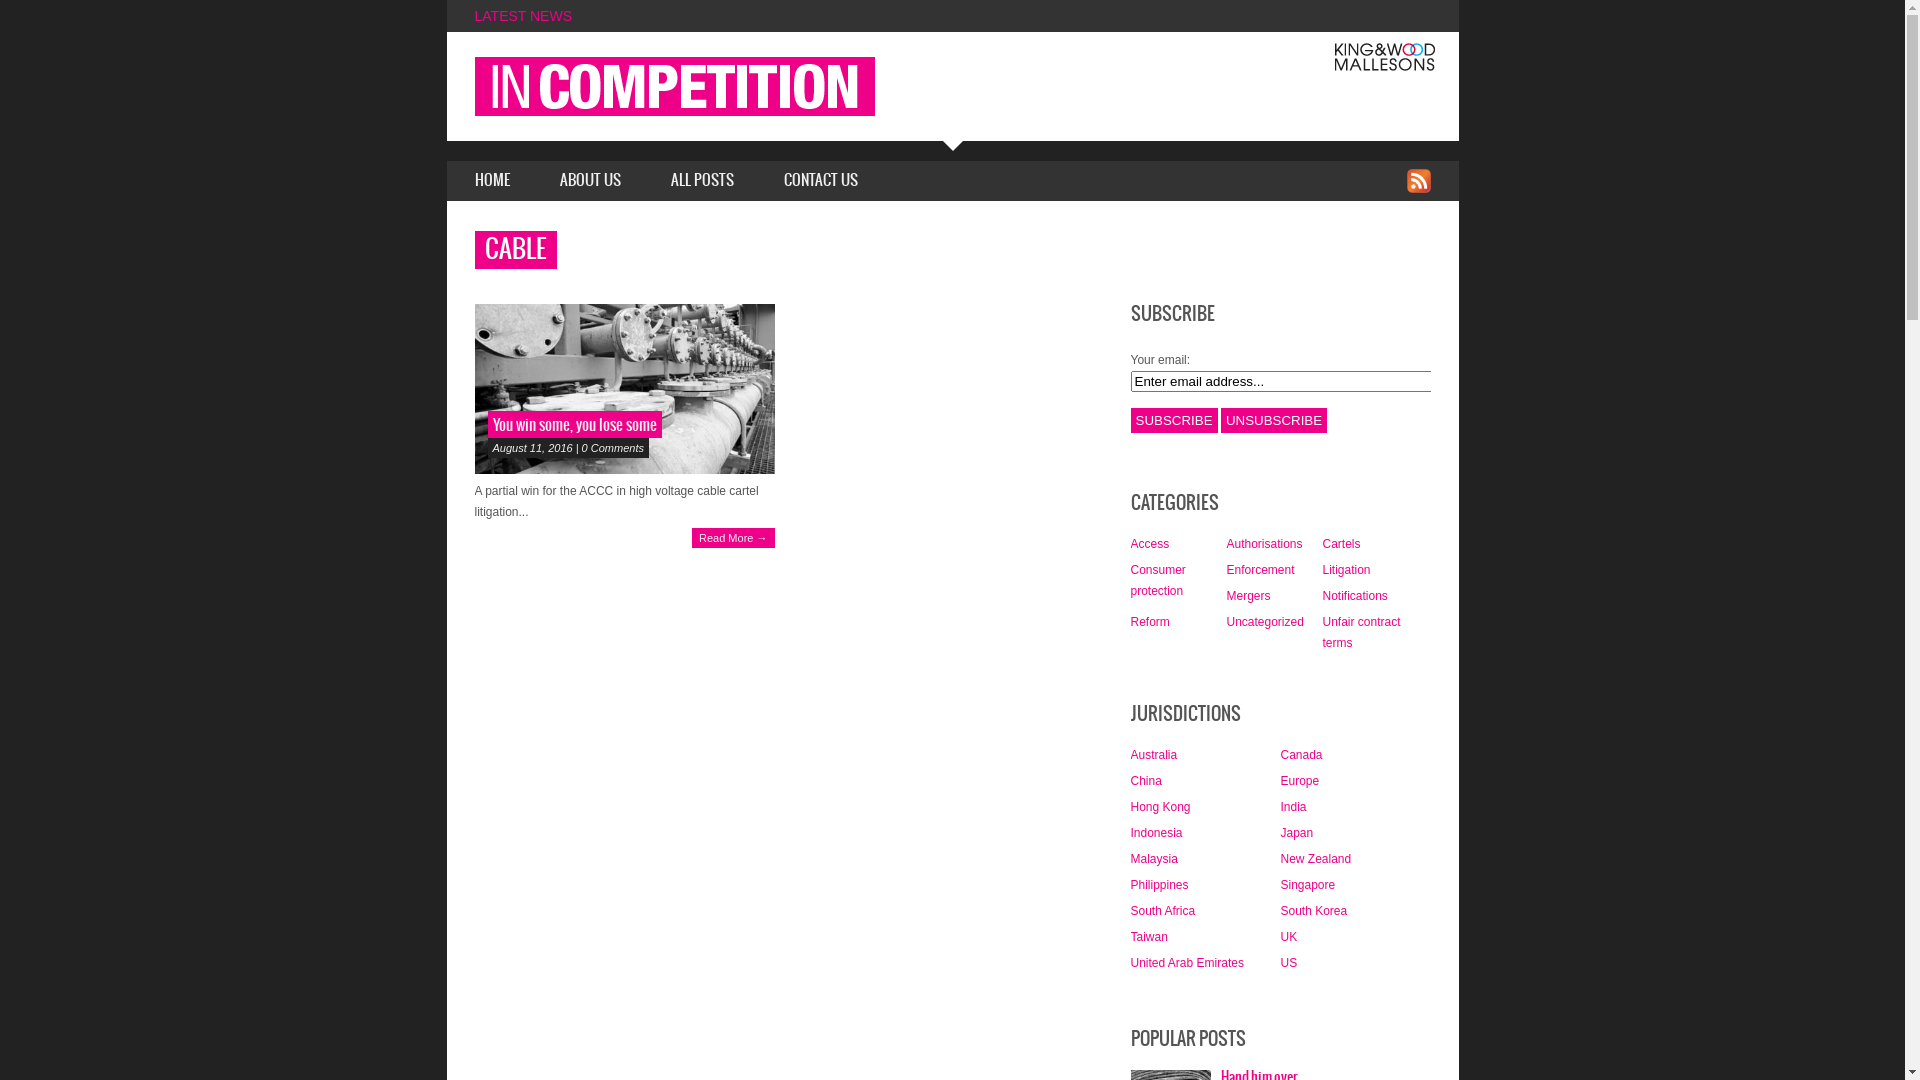 Image resolution: width=1920 pixels, height=1080 pixels. Describe the element at coordinates (1280, 858) in the screenshot. I see `'New Zealand'` at that location.